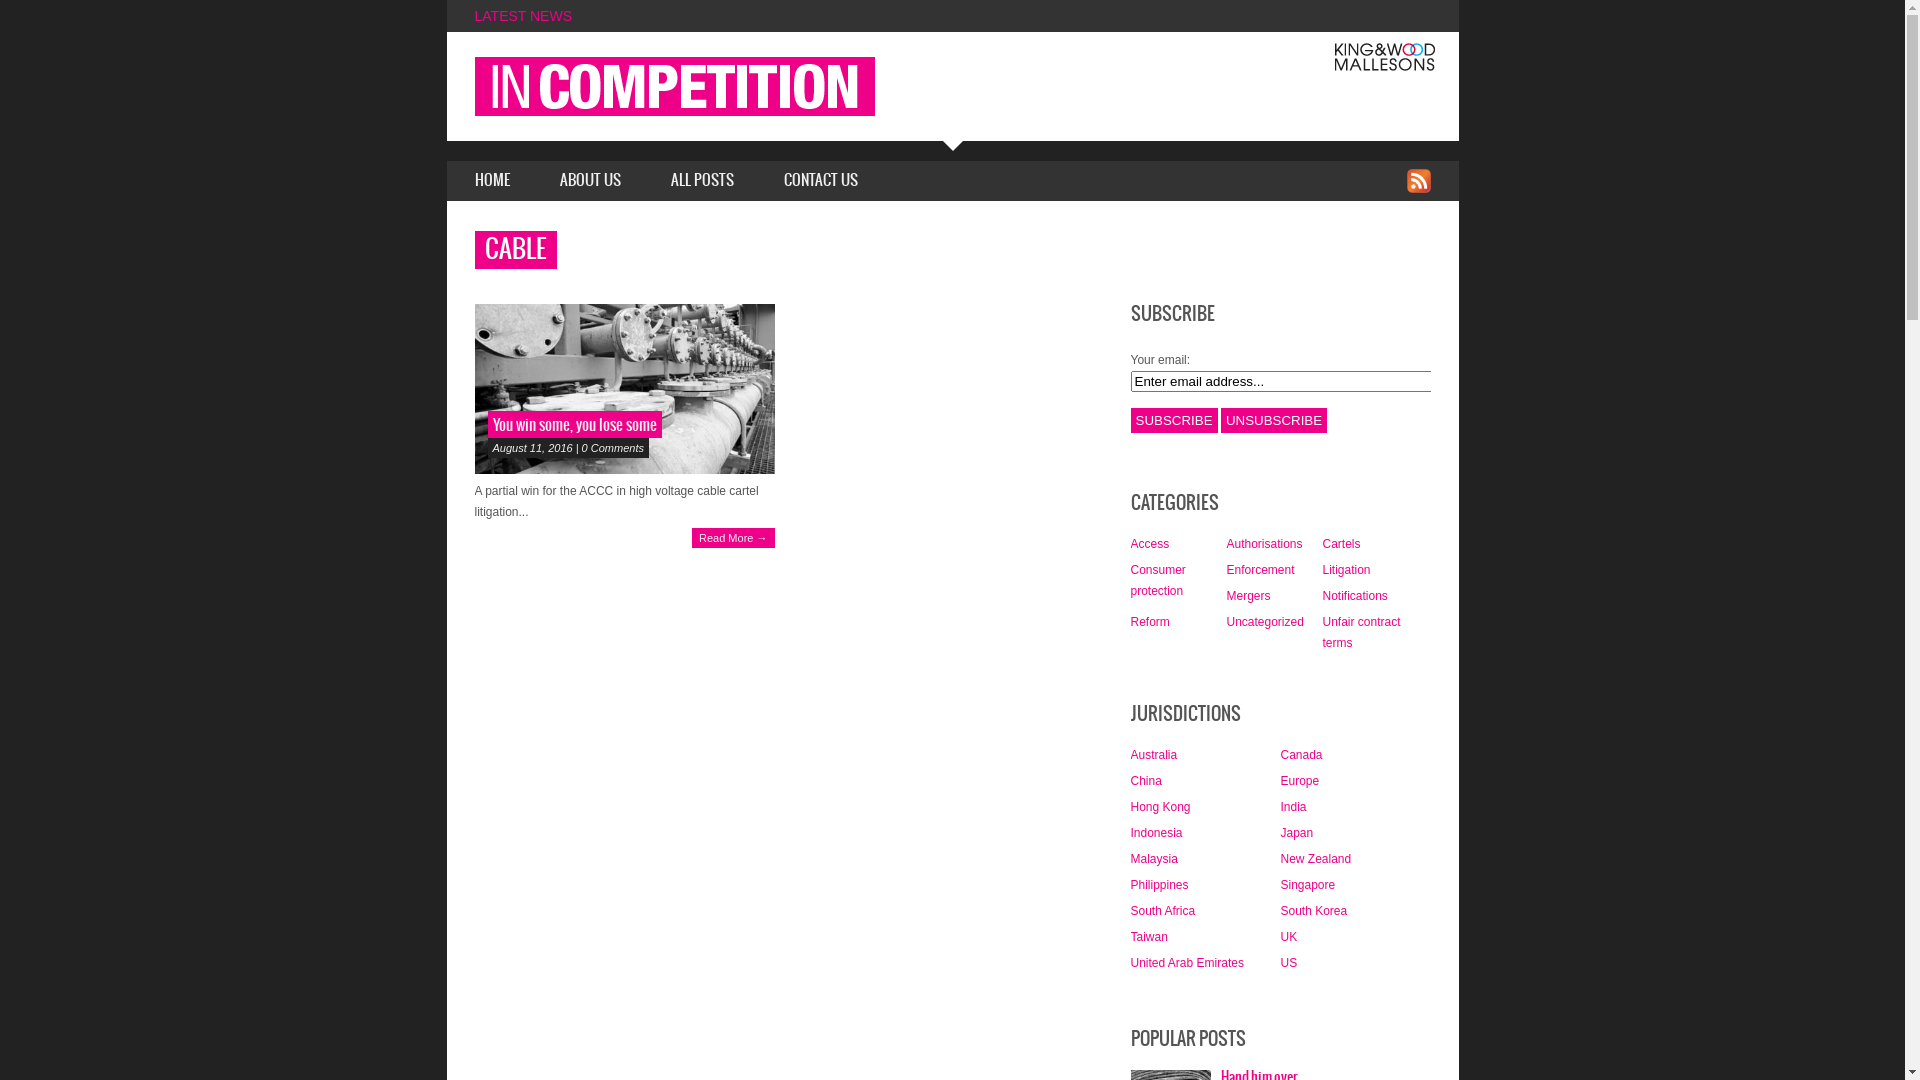 Image resolution: width=1920 pixels, height=1080 pixels. Describe the element at coordinates (1280, 858) in the screenshot. I see `'New Zealand'` at that location.